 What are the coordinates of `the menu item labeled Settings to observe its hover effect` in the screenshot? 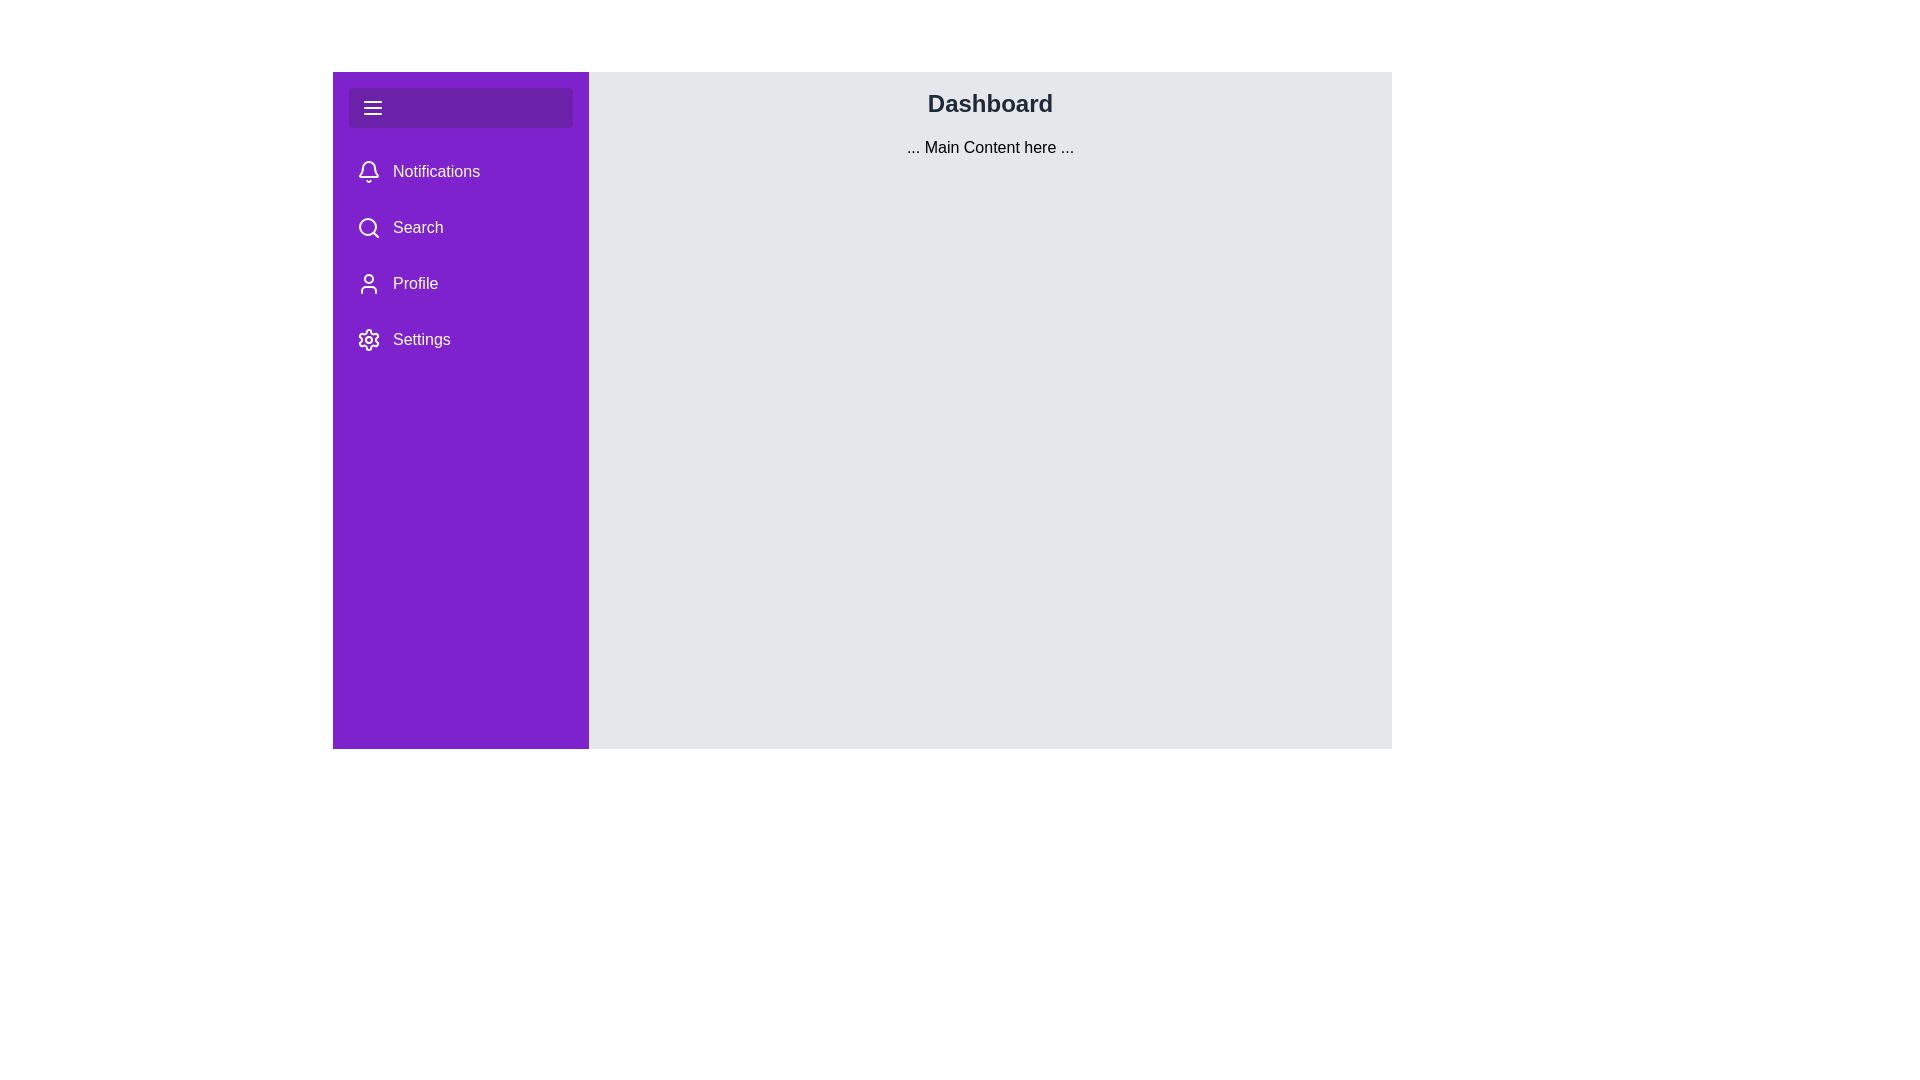 It's located at (459, 338).